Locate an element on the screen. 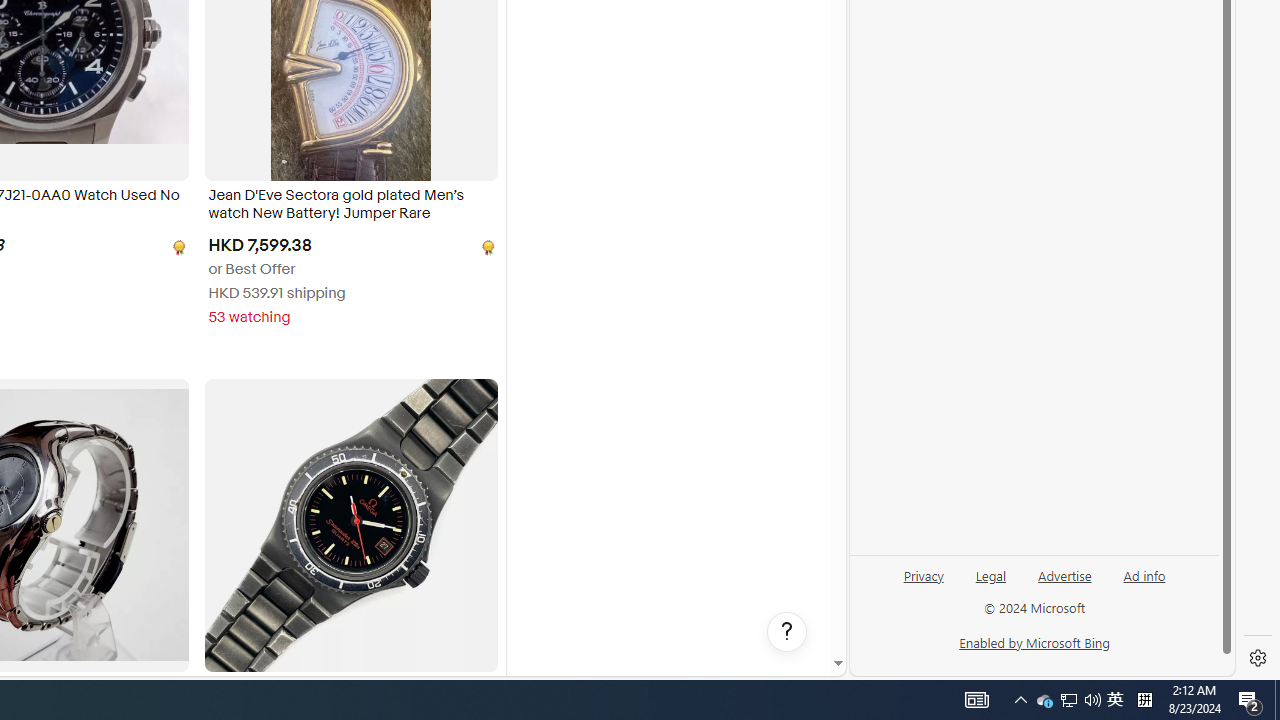  'Help, opens dialogs' is located at coordinates (786, 632).